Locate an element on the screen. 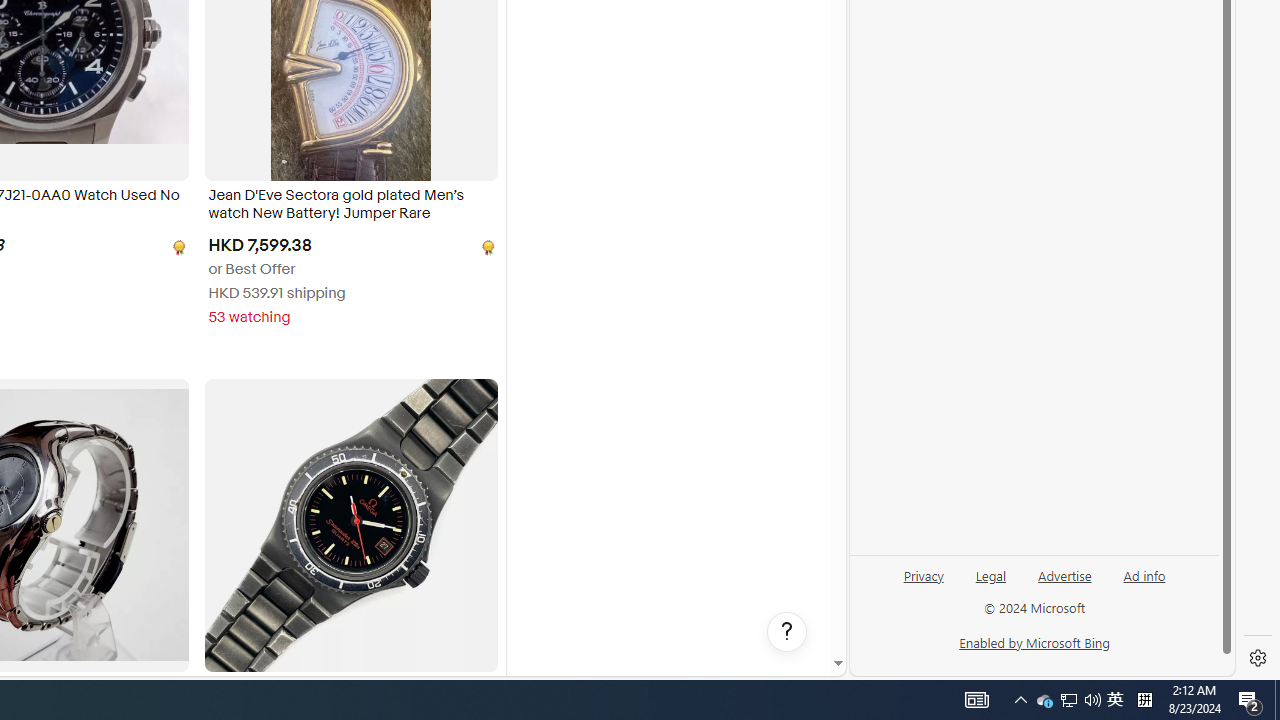  'Help, opens dialogs' is located at coordinates (786, 632).